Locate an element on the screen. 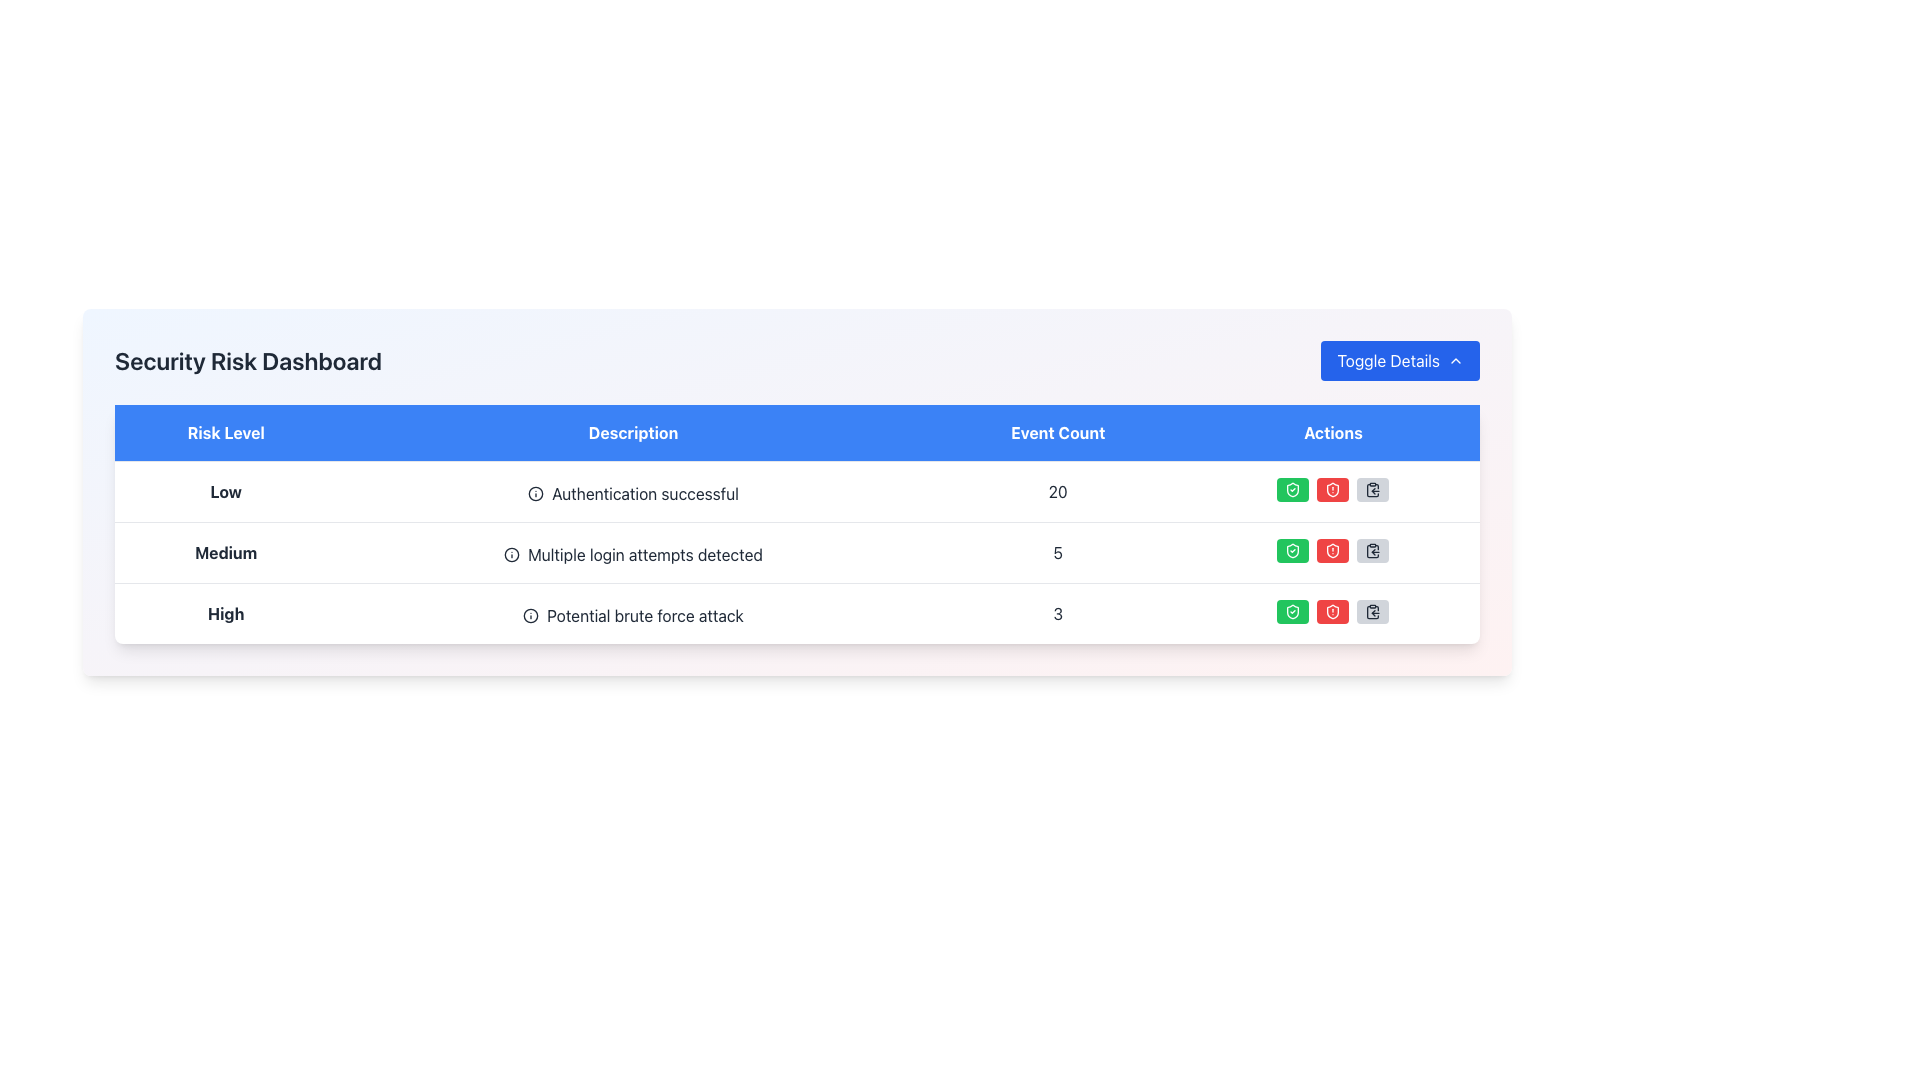 Image resolution: width=1920 pixels, height=1080 pixels. the Icon Button in the last column under the 'Actions' header, specifically in the third row corresponding to the 'High risk level' entry is located at coordinates (1372, 489).